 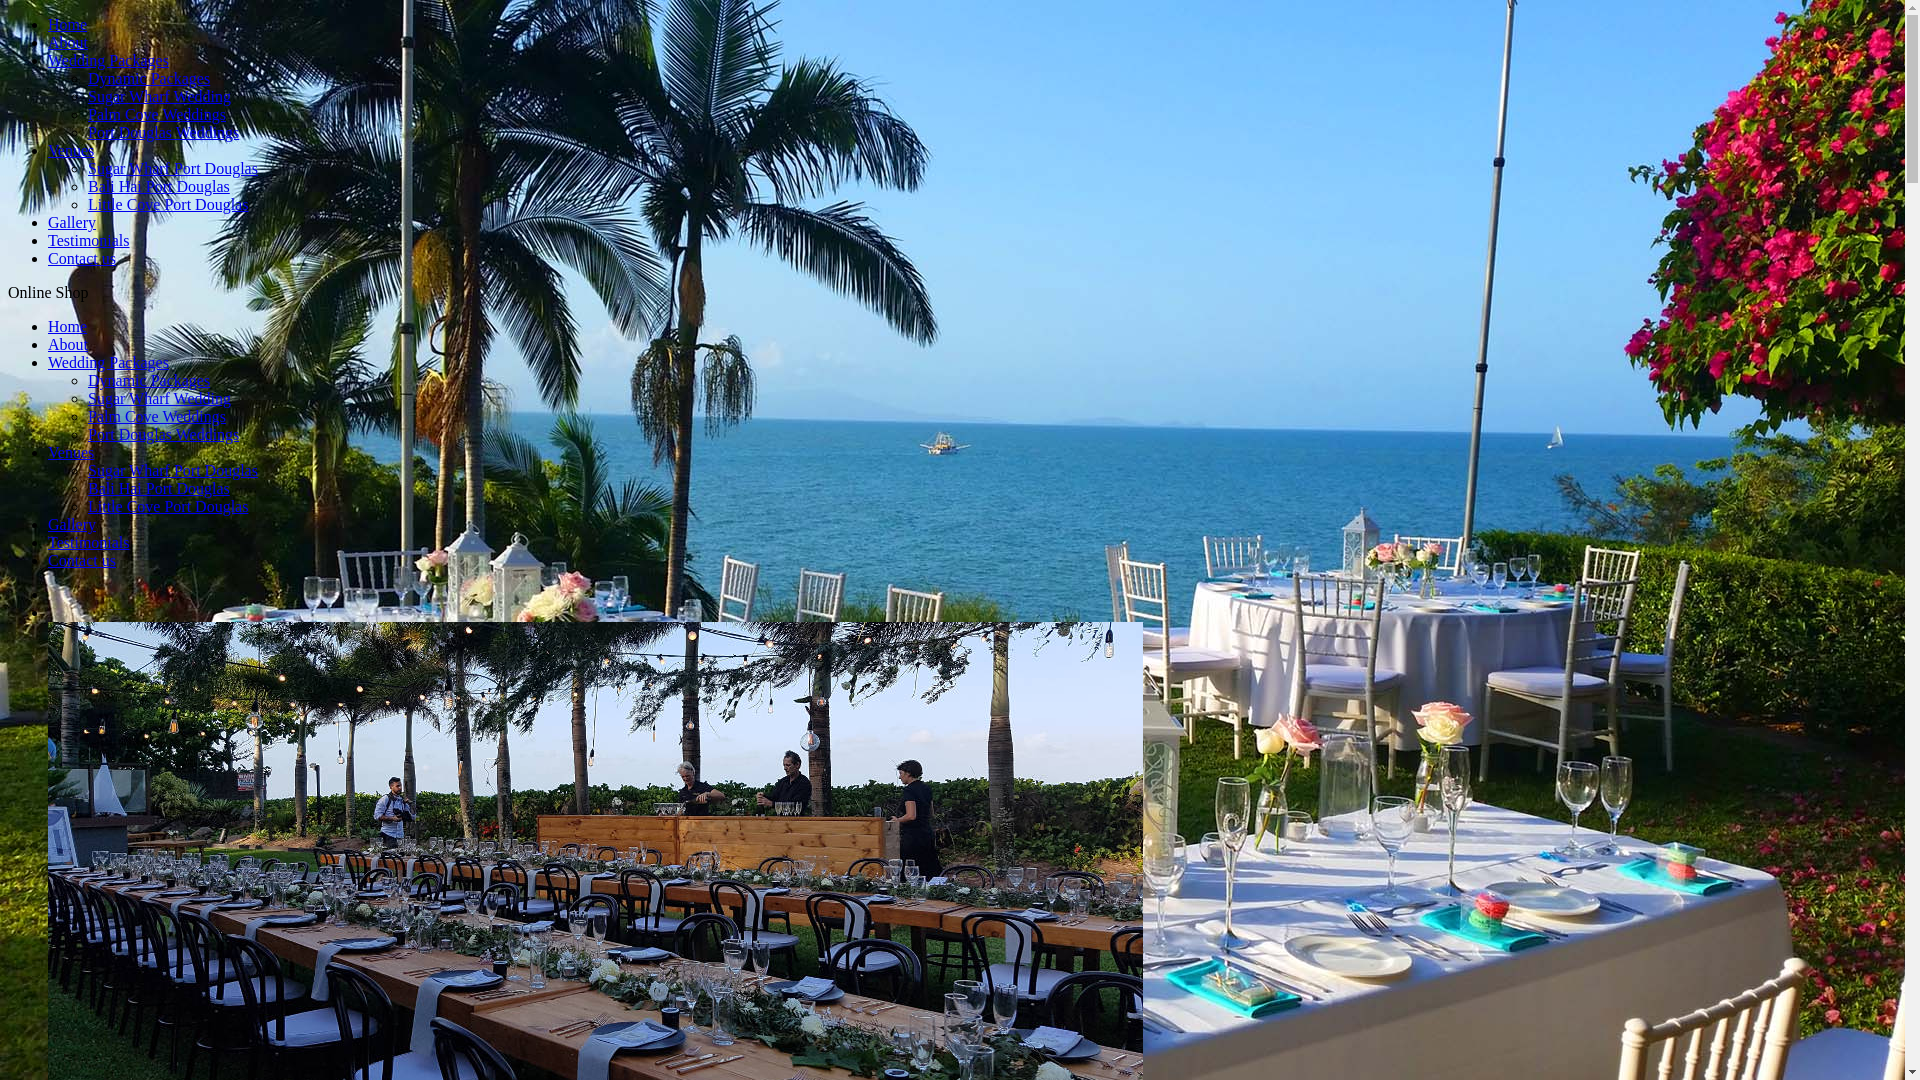 What do you see at coordinates (72, 523) in the screenshot?
I see `'Gallery'` at bounding box center [72, 523].